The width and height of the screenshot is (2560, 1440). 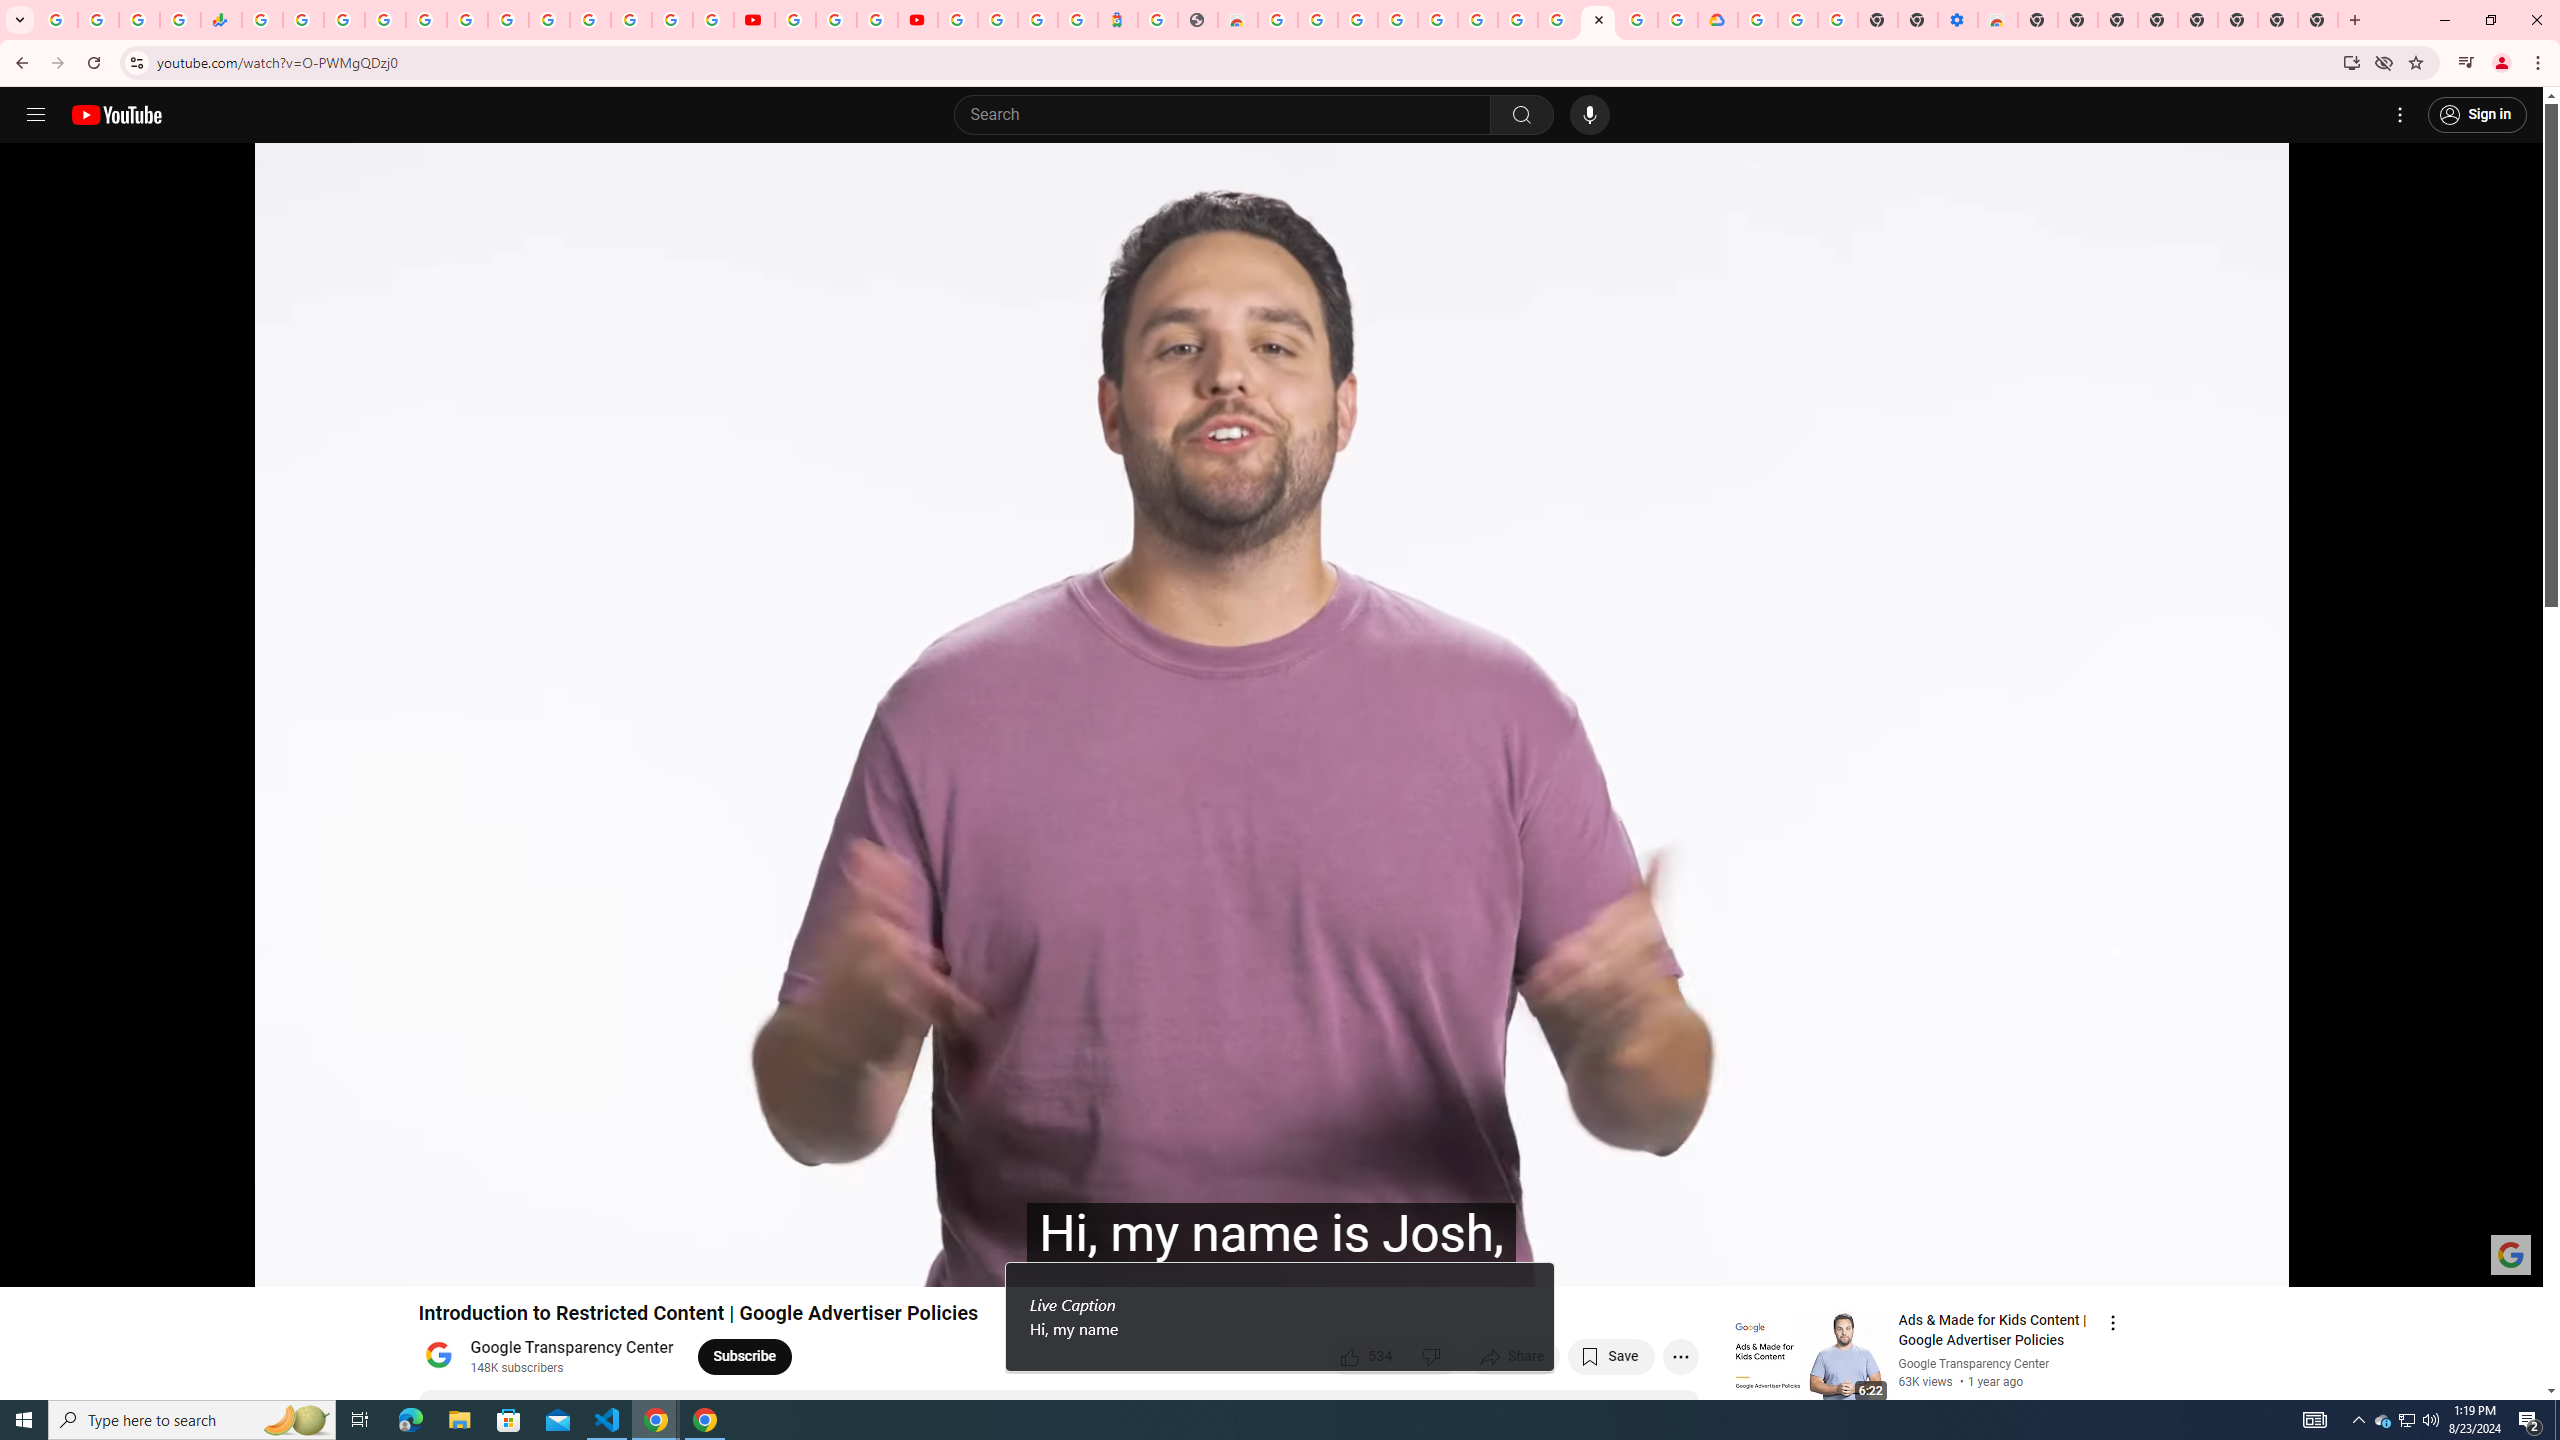 What do you see at coordinates (2466, 62) in the screenshot?
I see `'Control your music, videos, and more'` at bounding box center [2466, 62].